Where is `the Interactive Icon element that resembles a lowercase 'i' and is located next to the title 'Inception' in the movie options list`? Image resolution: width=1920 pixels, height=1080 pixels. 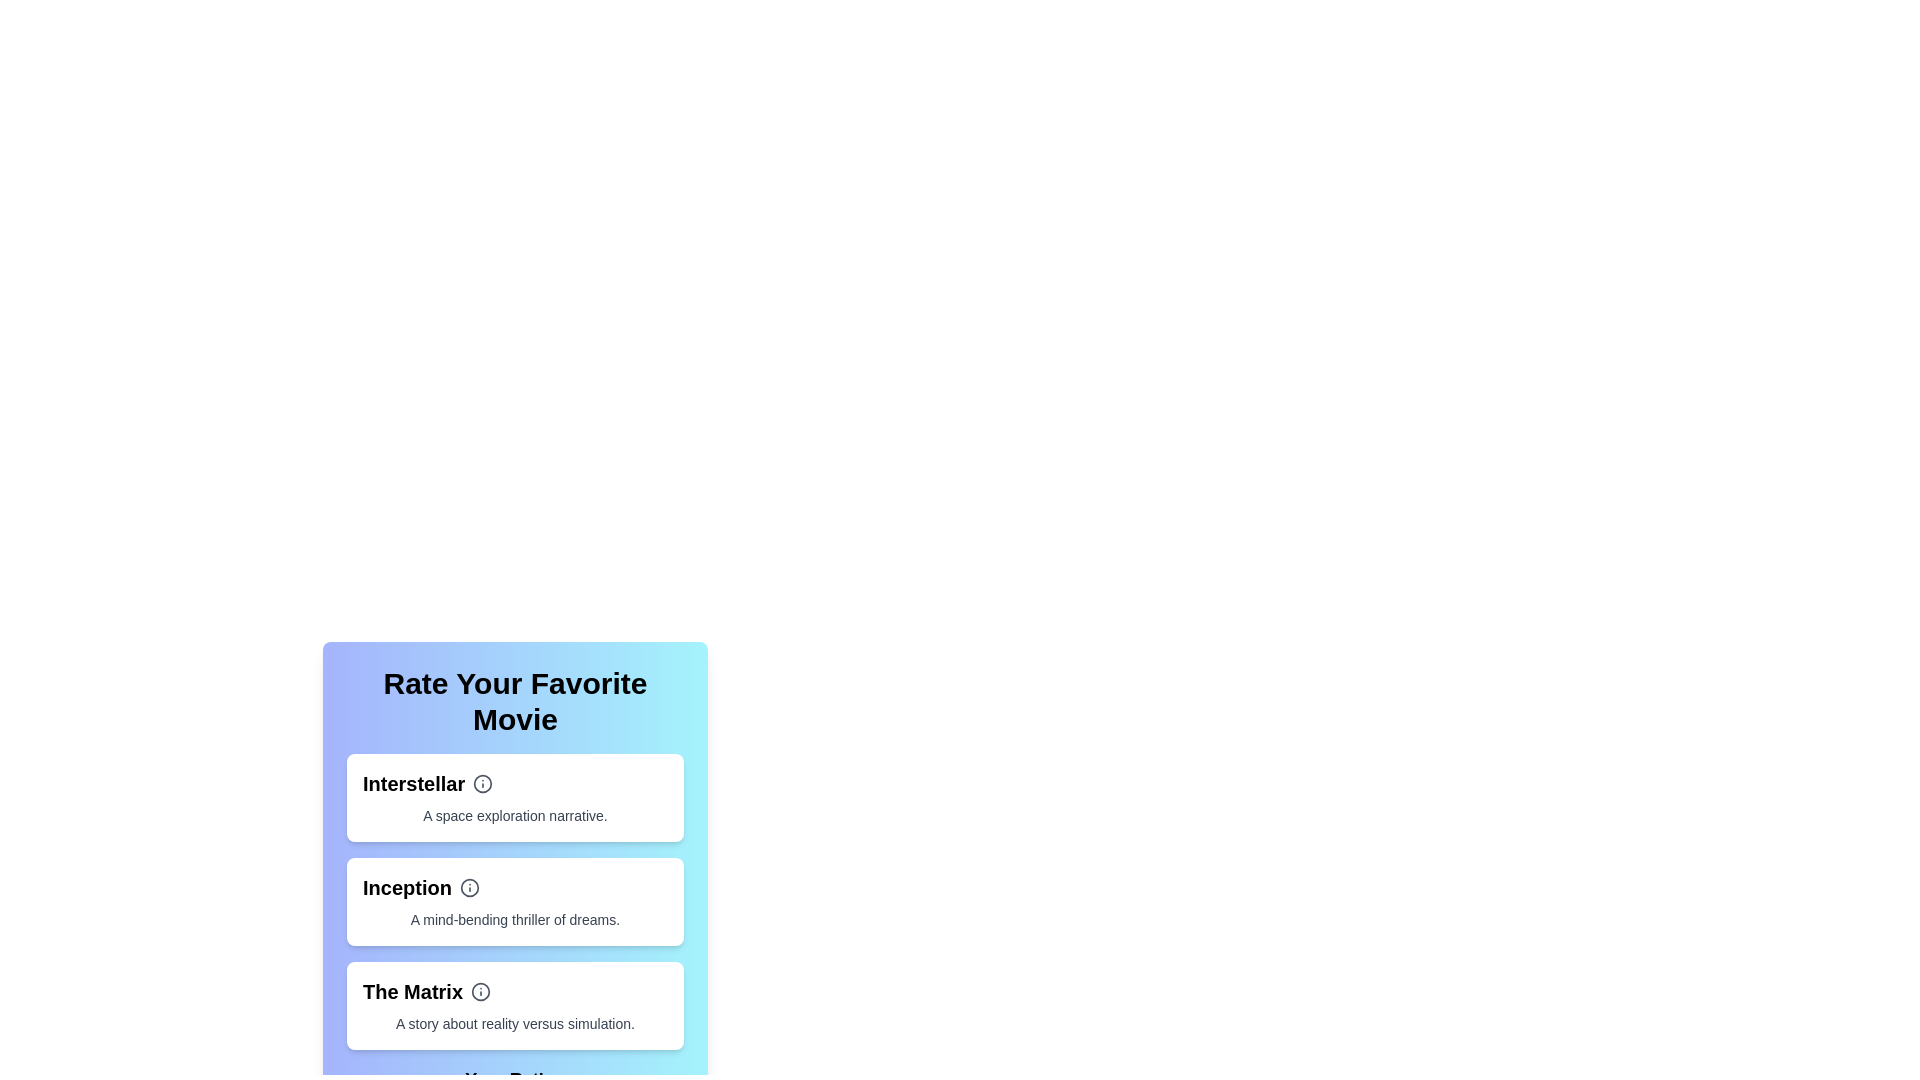 the Interactive Icon element that resembles a lowercase 'i' and is located next to the title 'Inception' in the movie options list is located at coordinates (468, 886).